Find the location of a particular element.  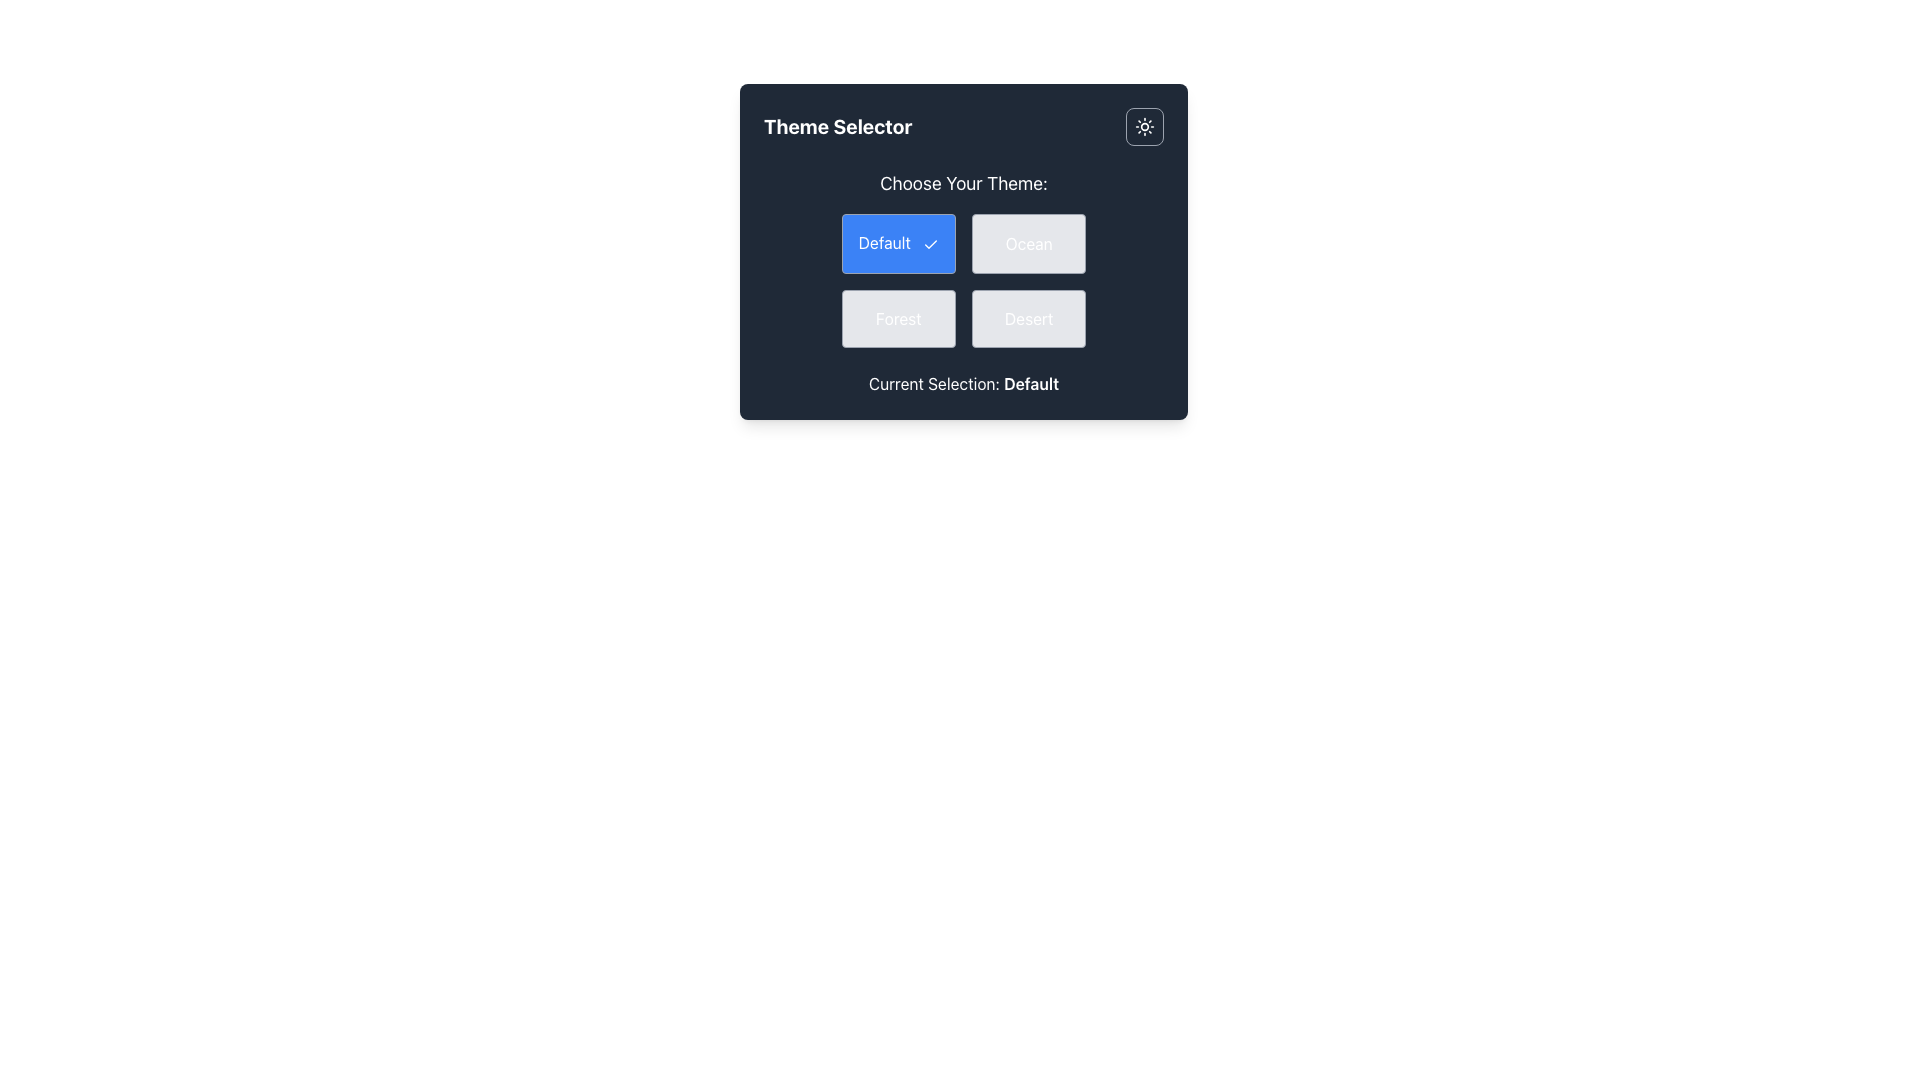

the static text element that displays 'Default', which is visually emphasized as the current choice in the sentence 'Current Selection: Default' is located at coordinates (1031, 383).